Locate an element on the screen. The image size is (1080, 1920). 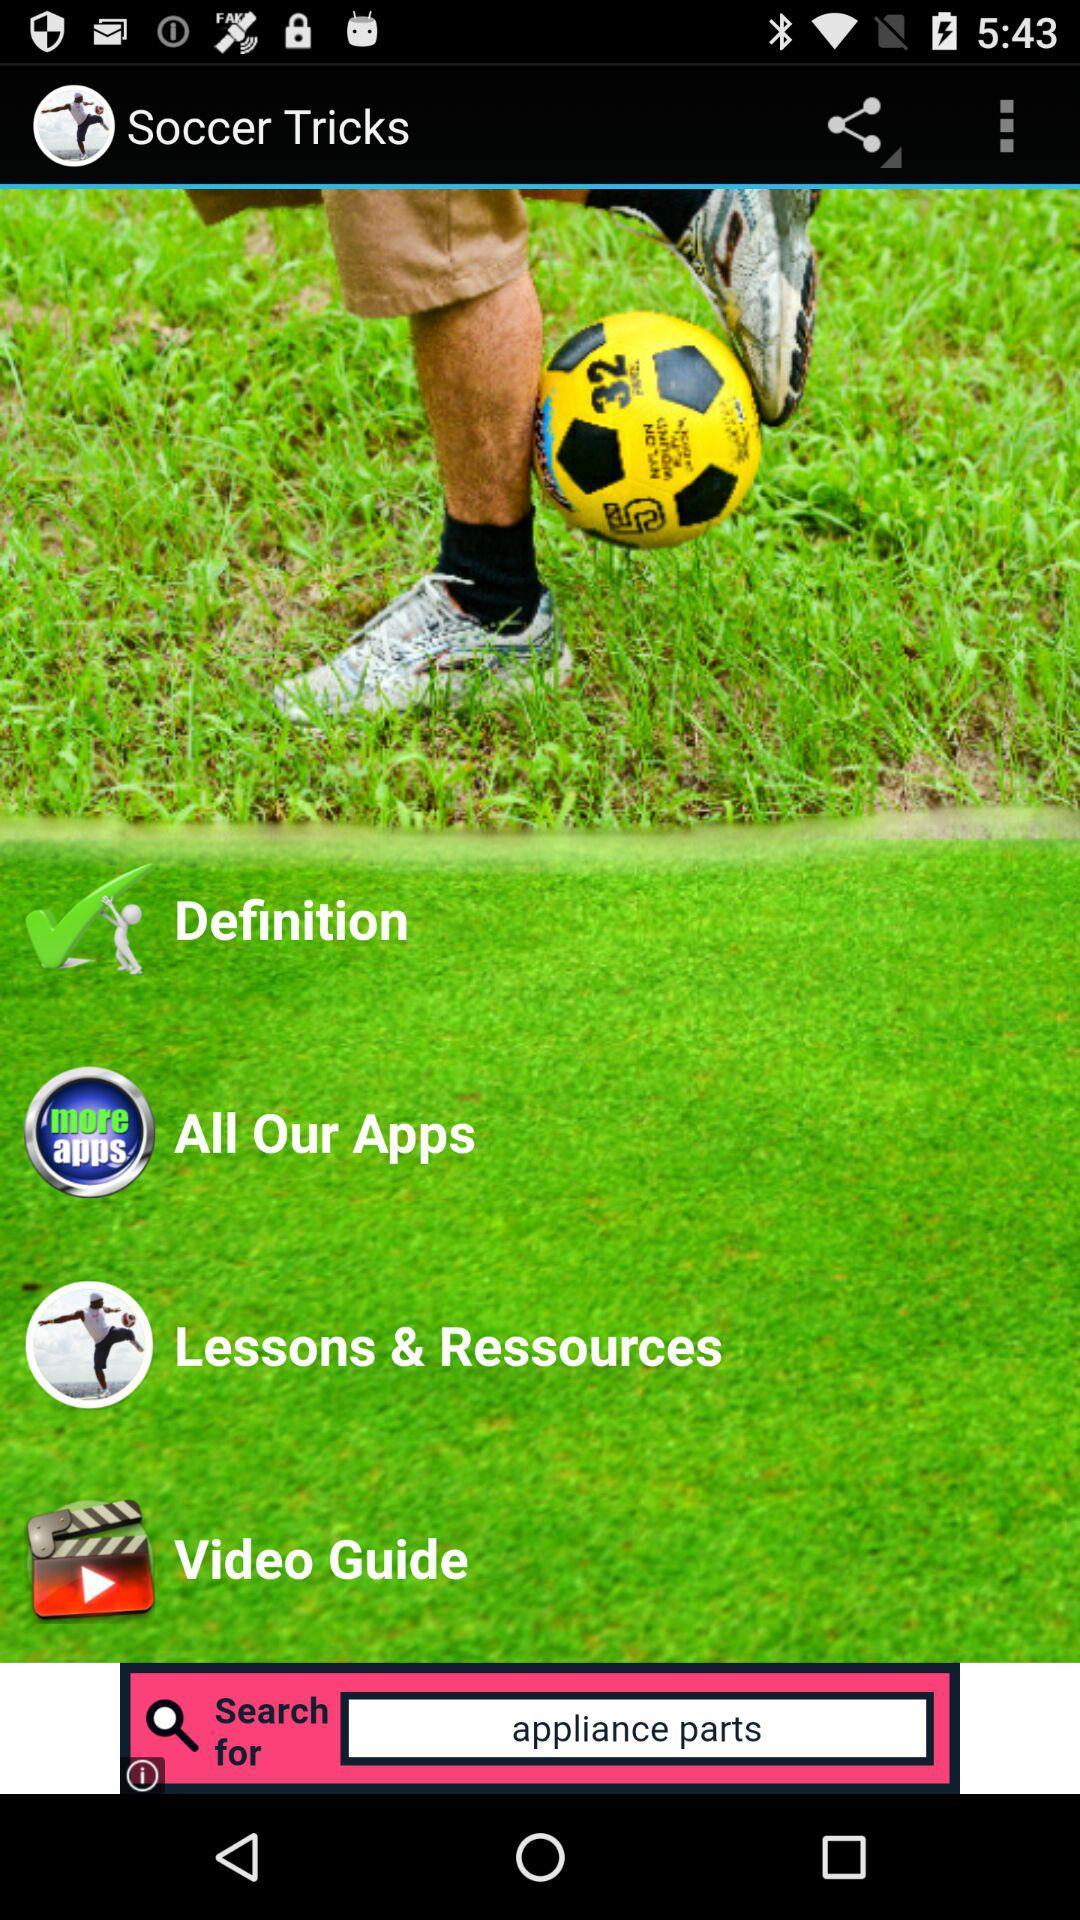
icon above lessons & ressources icon is located at coordinates (613, 1131).